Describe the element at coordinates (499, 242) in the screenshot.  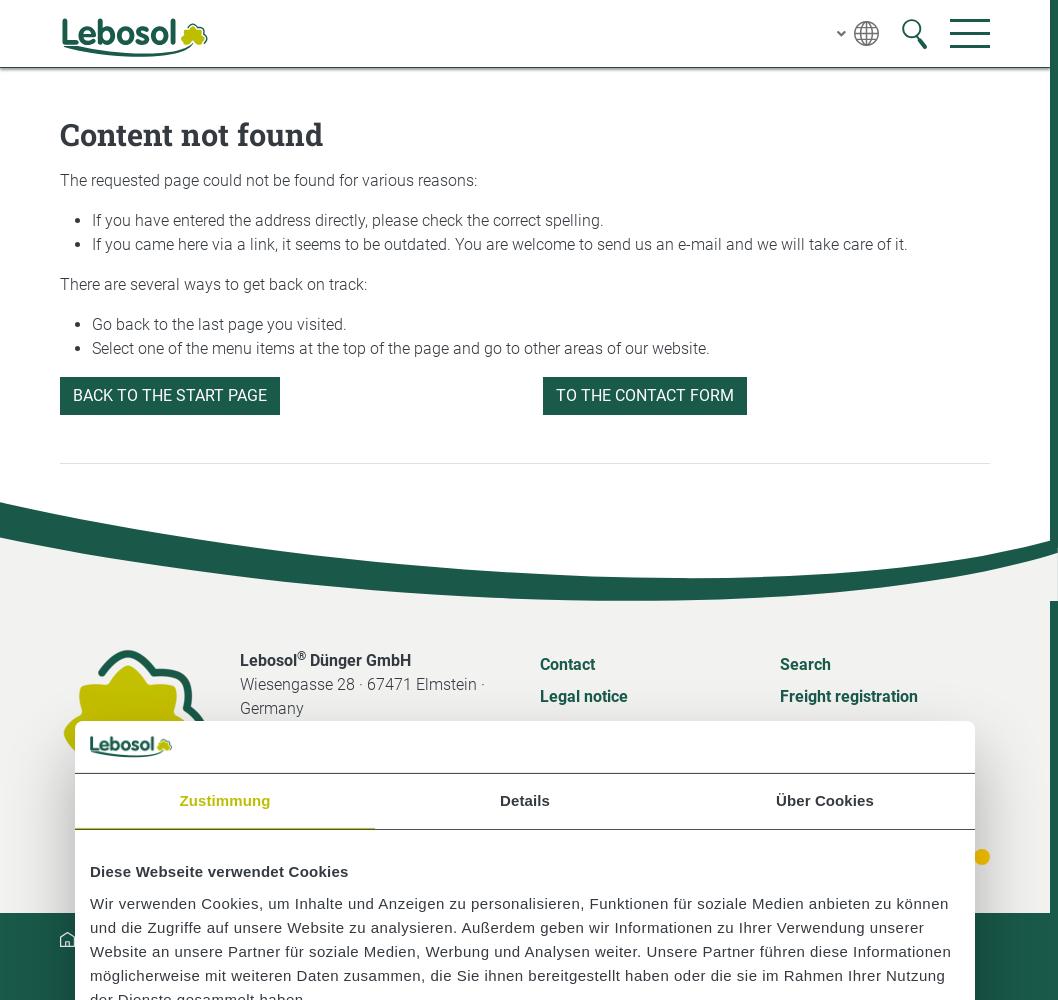
I see `'If you came here via a link, it seems to be outdated. You are welcome to send us an e-mail and we will take care of it.'` at that location.